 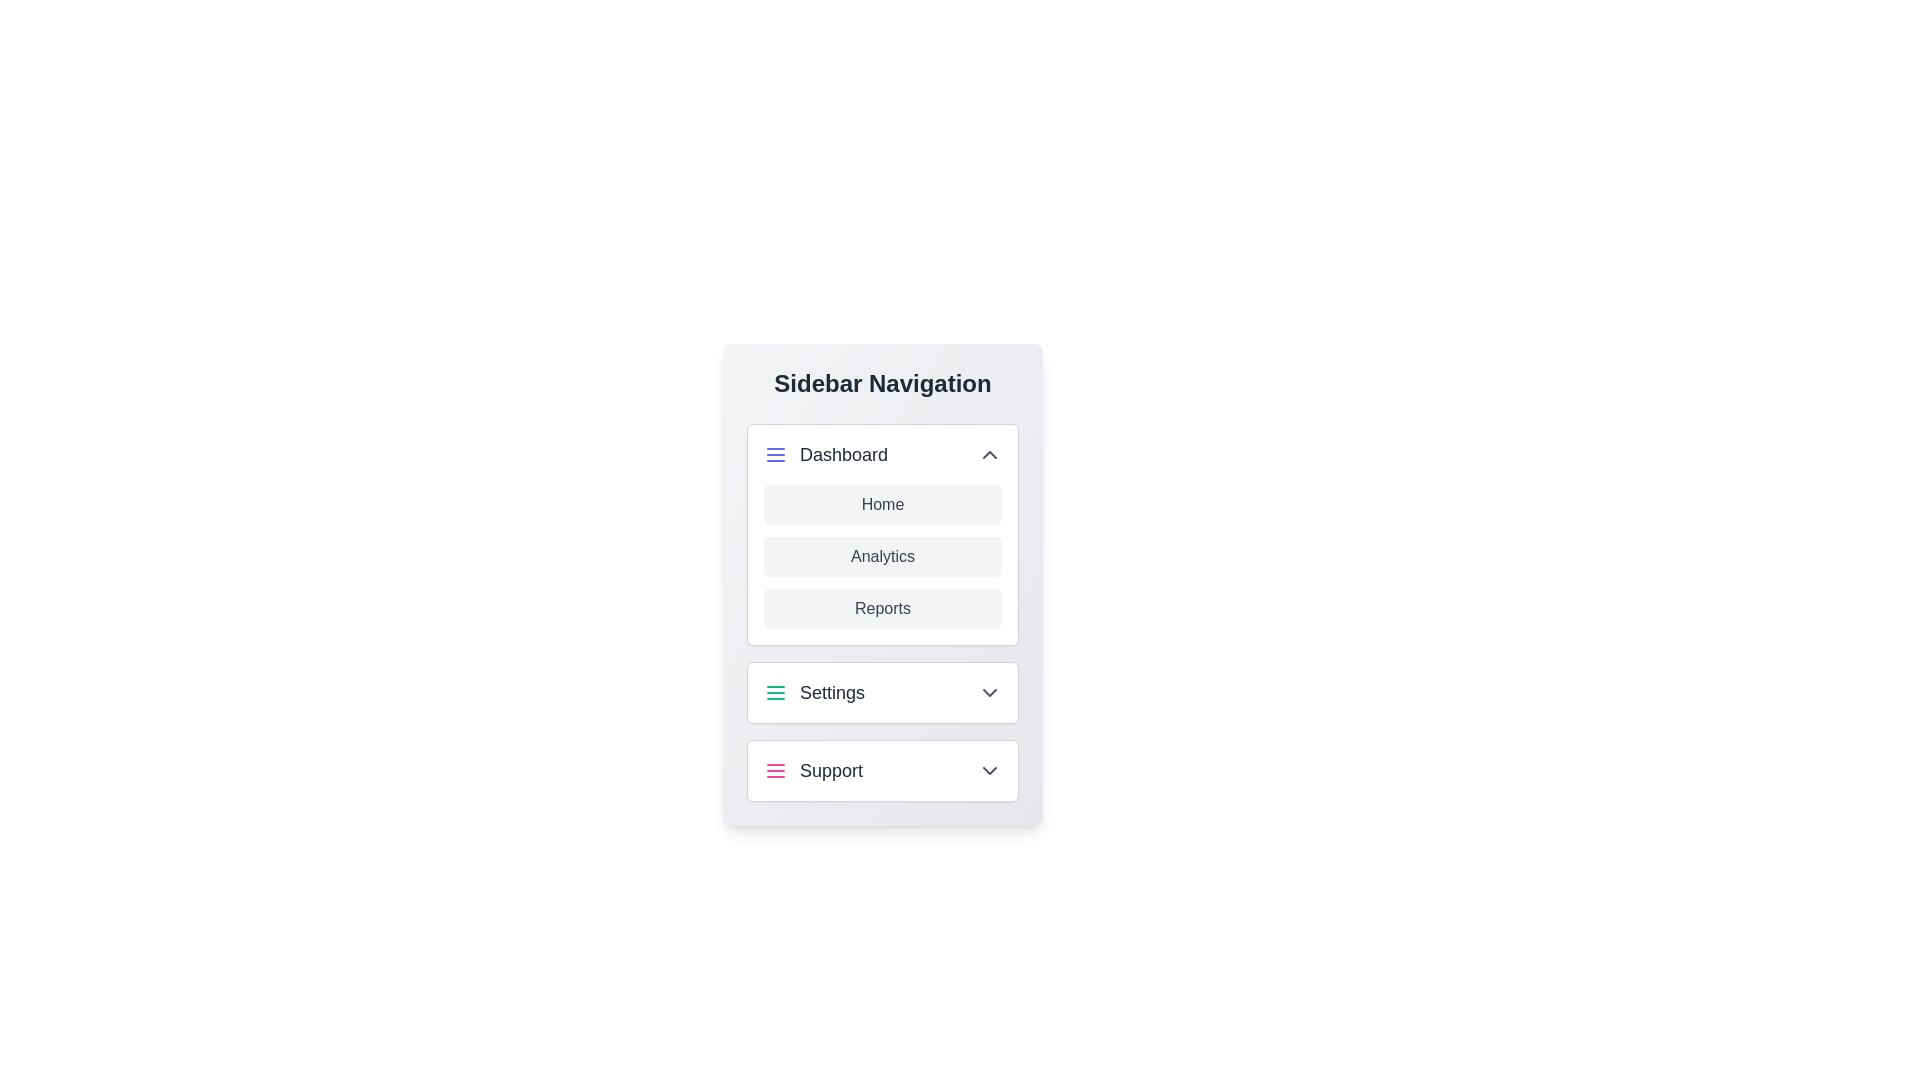 I want to click on the 'Analytics' button located below the 'Home' button and above the 'Reports' button in the Dashboard section, so click(x=882, y=556).